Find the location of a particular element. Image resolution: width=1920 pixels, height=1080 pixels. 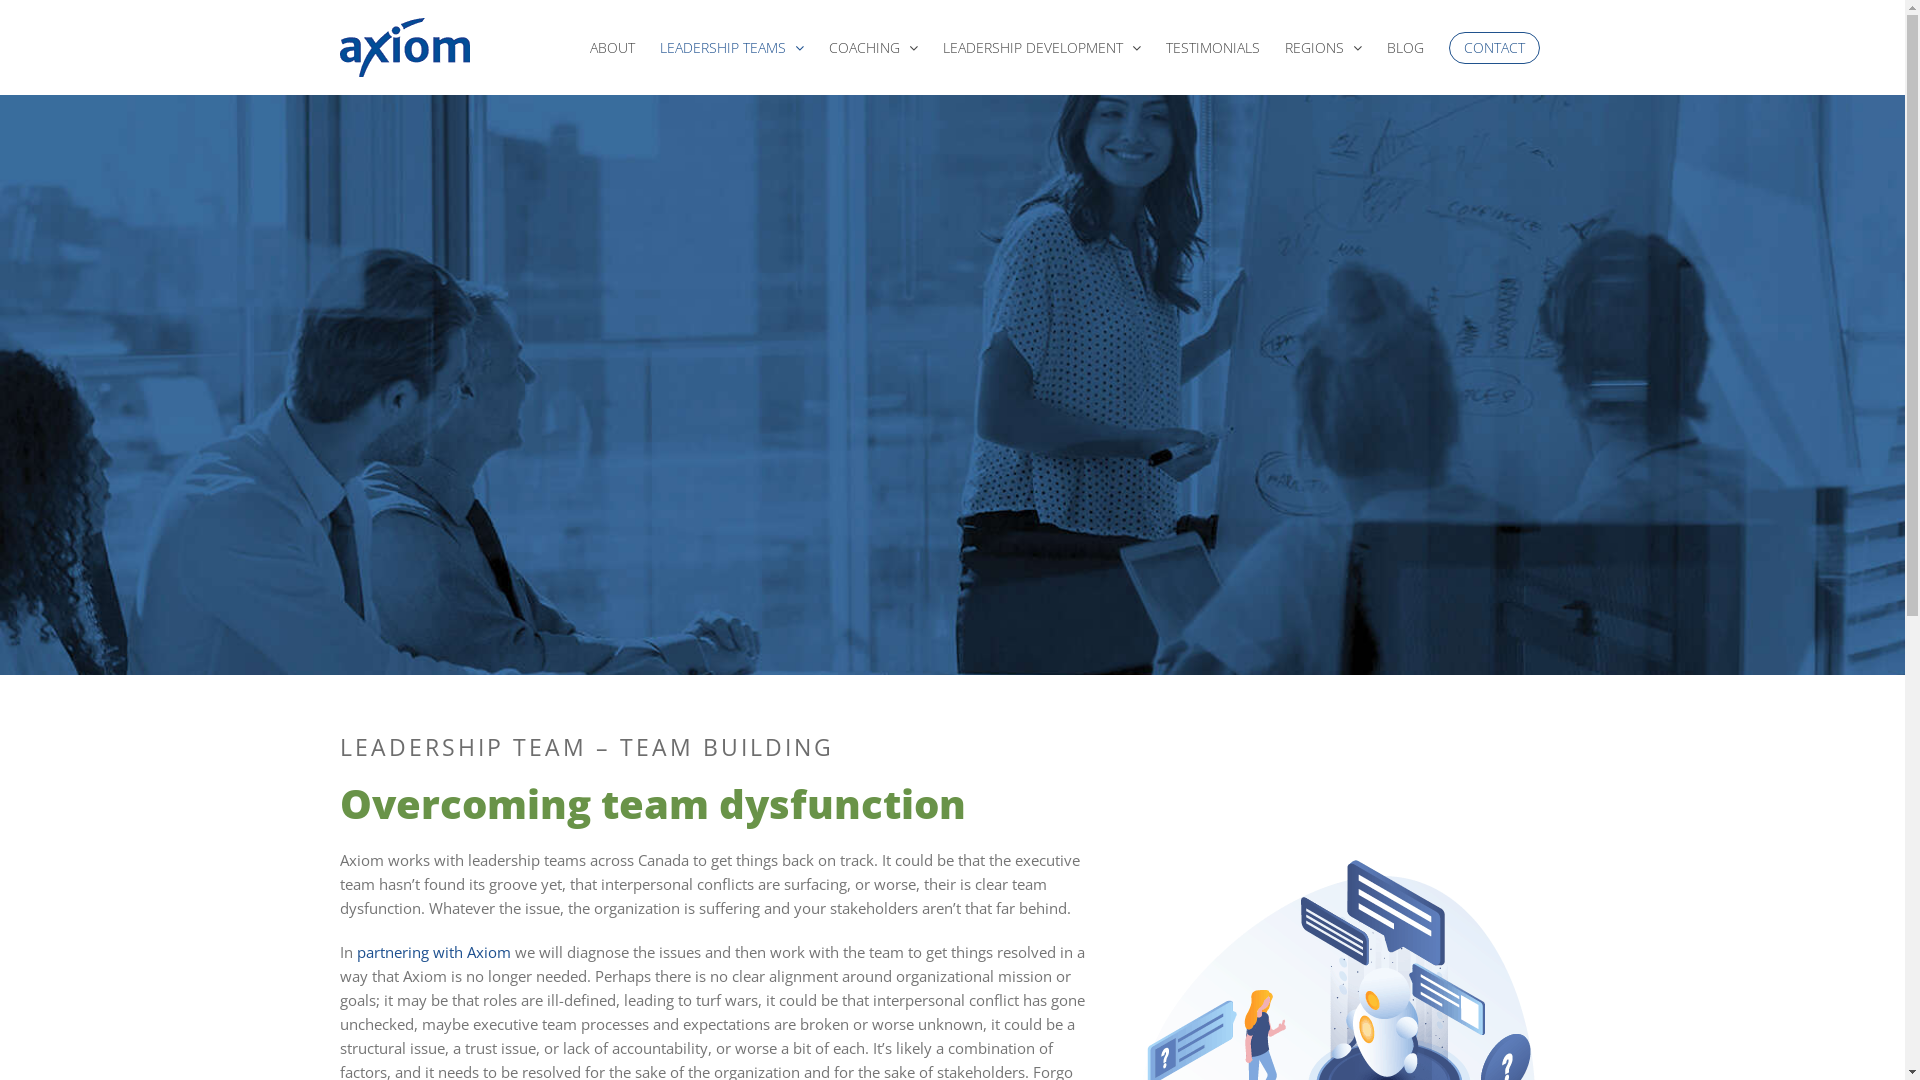

'BLOG' is located at coordinates (1404, 46).